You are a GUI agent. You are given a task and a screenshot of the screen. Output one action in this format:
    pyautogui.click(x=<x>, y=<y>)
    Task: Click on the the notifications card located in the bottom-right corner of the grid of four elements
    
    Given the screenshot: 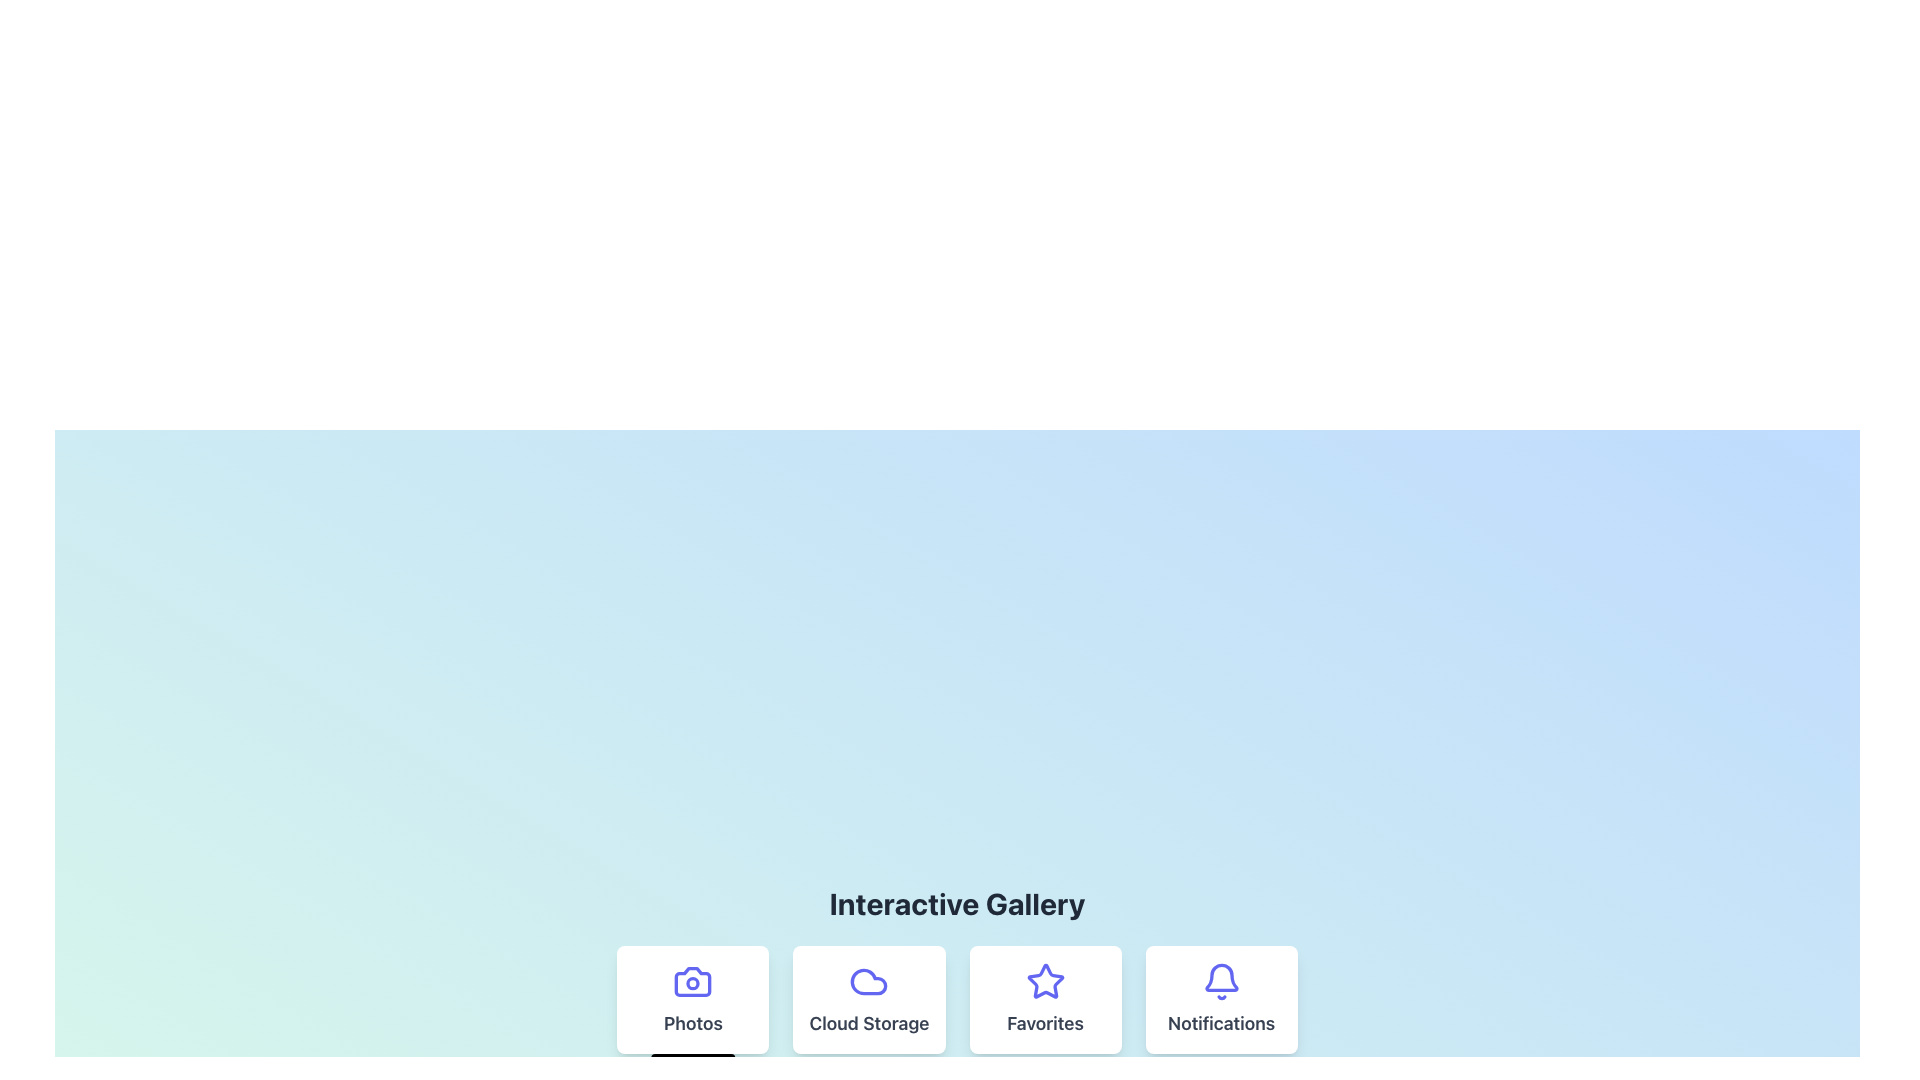 What is the action you would take?
    pyautogui.click(x=1220, y=999)
    